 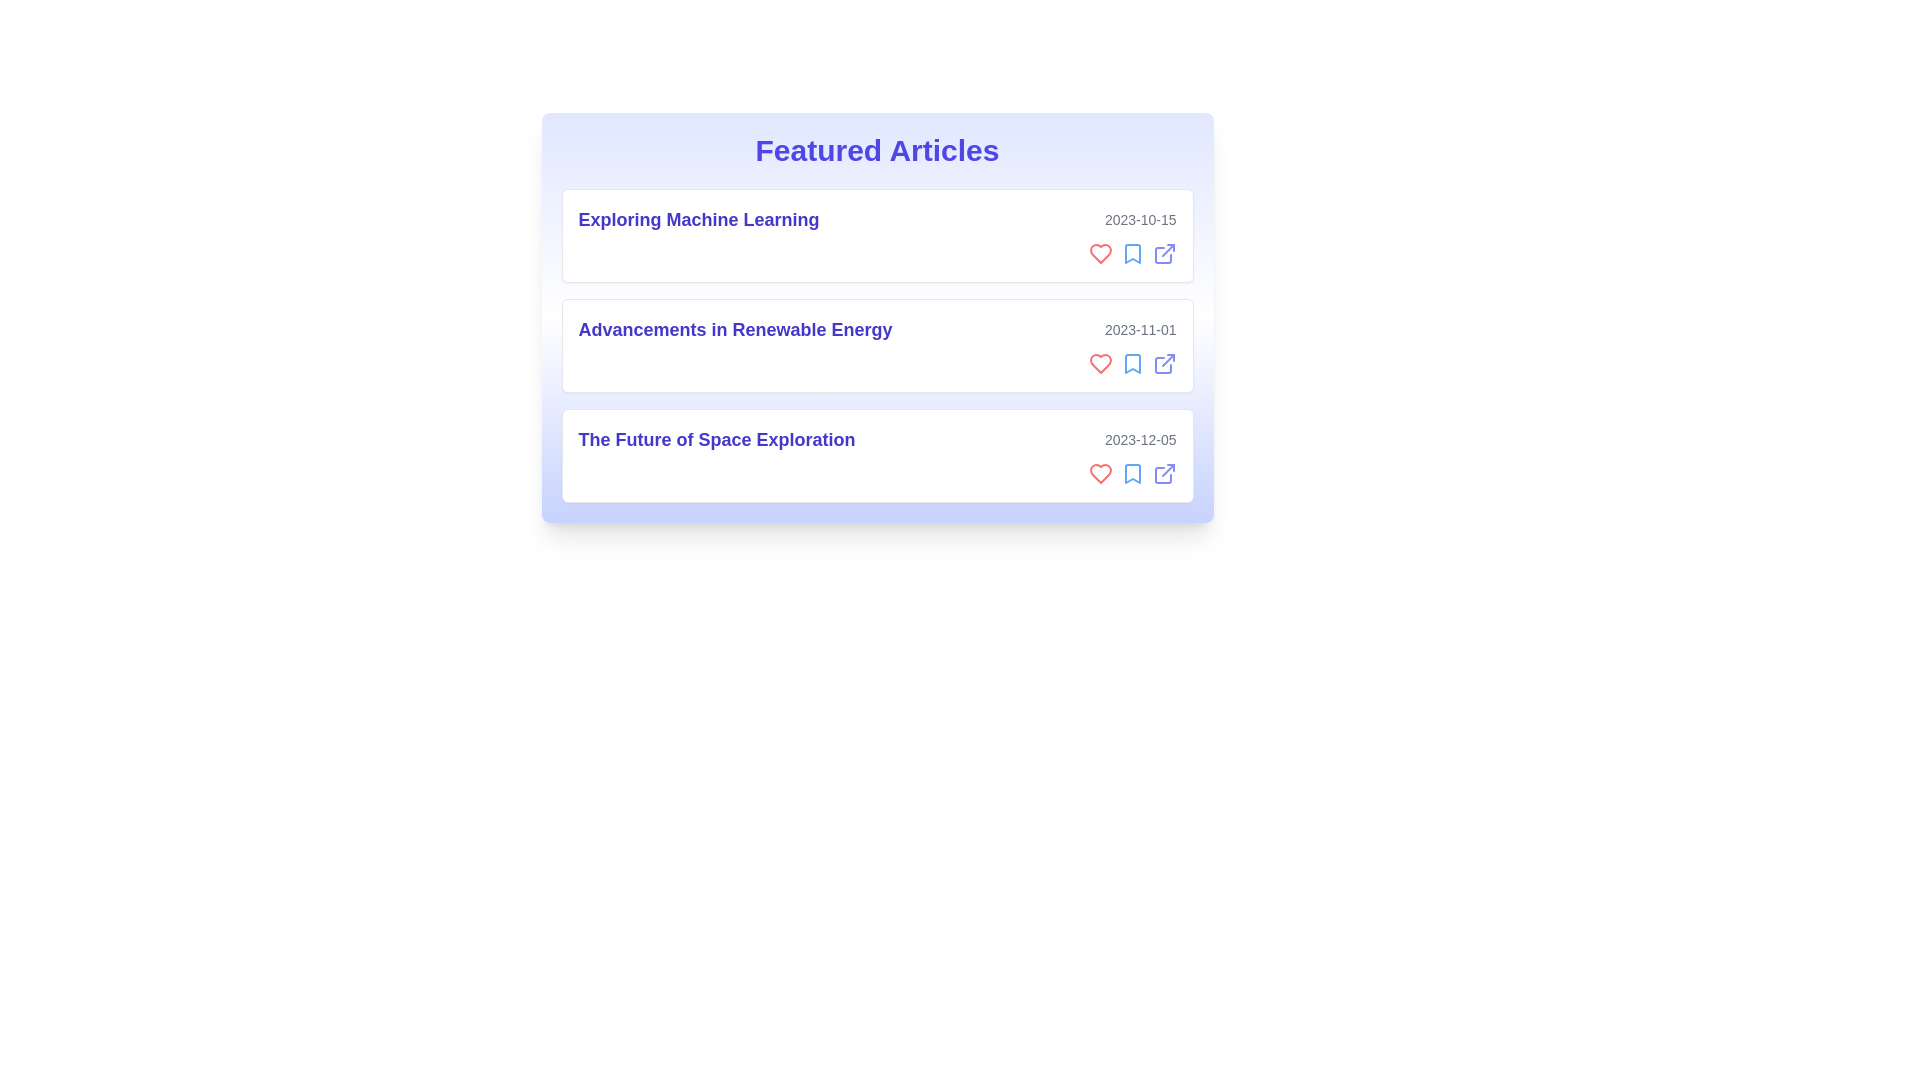 I want to click on bookmark icon for the article titled 'Exploring Machine Learning', so click(x=1132, y=253).